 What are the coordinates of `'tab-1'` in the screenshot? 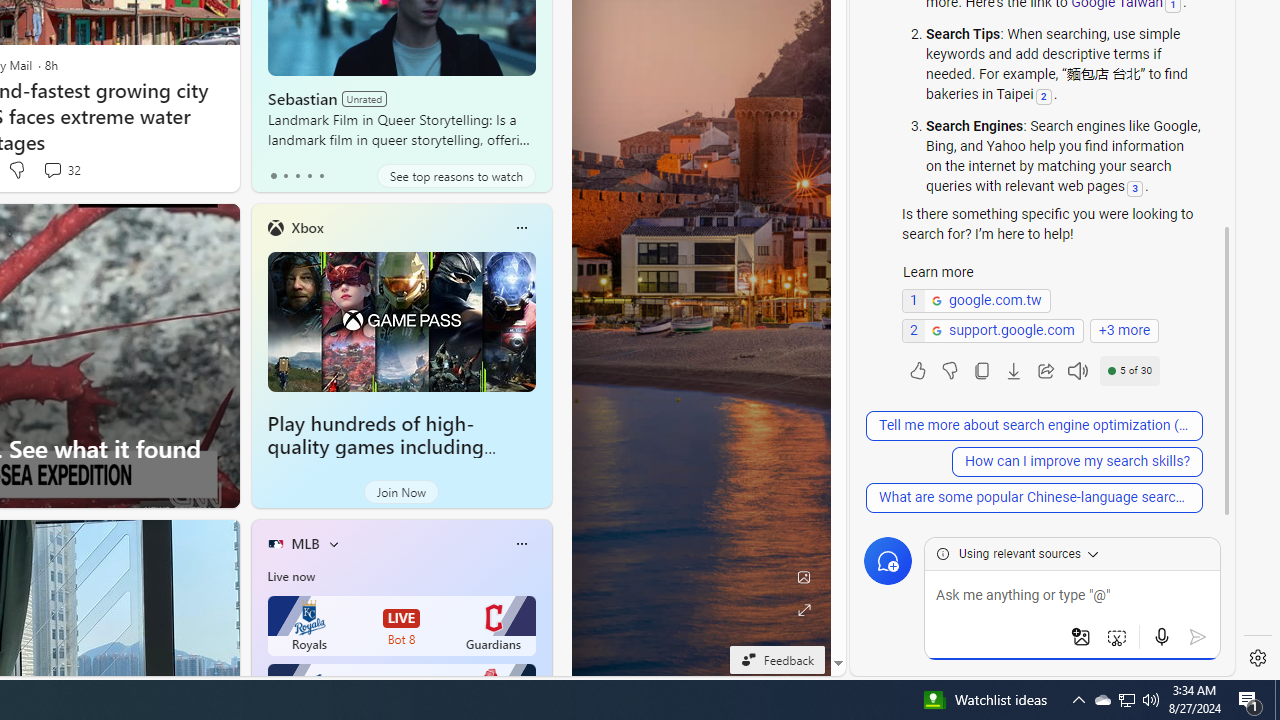 It's located at (284, 175).